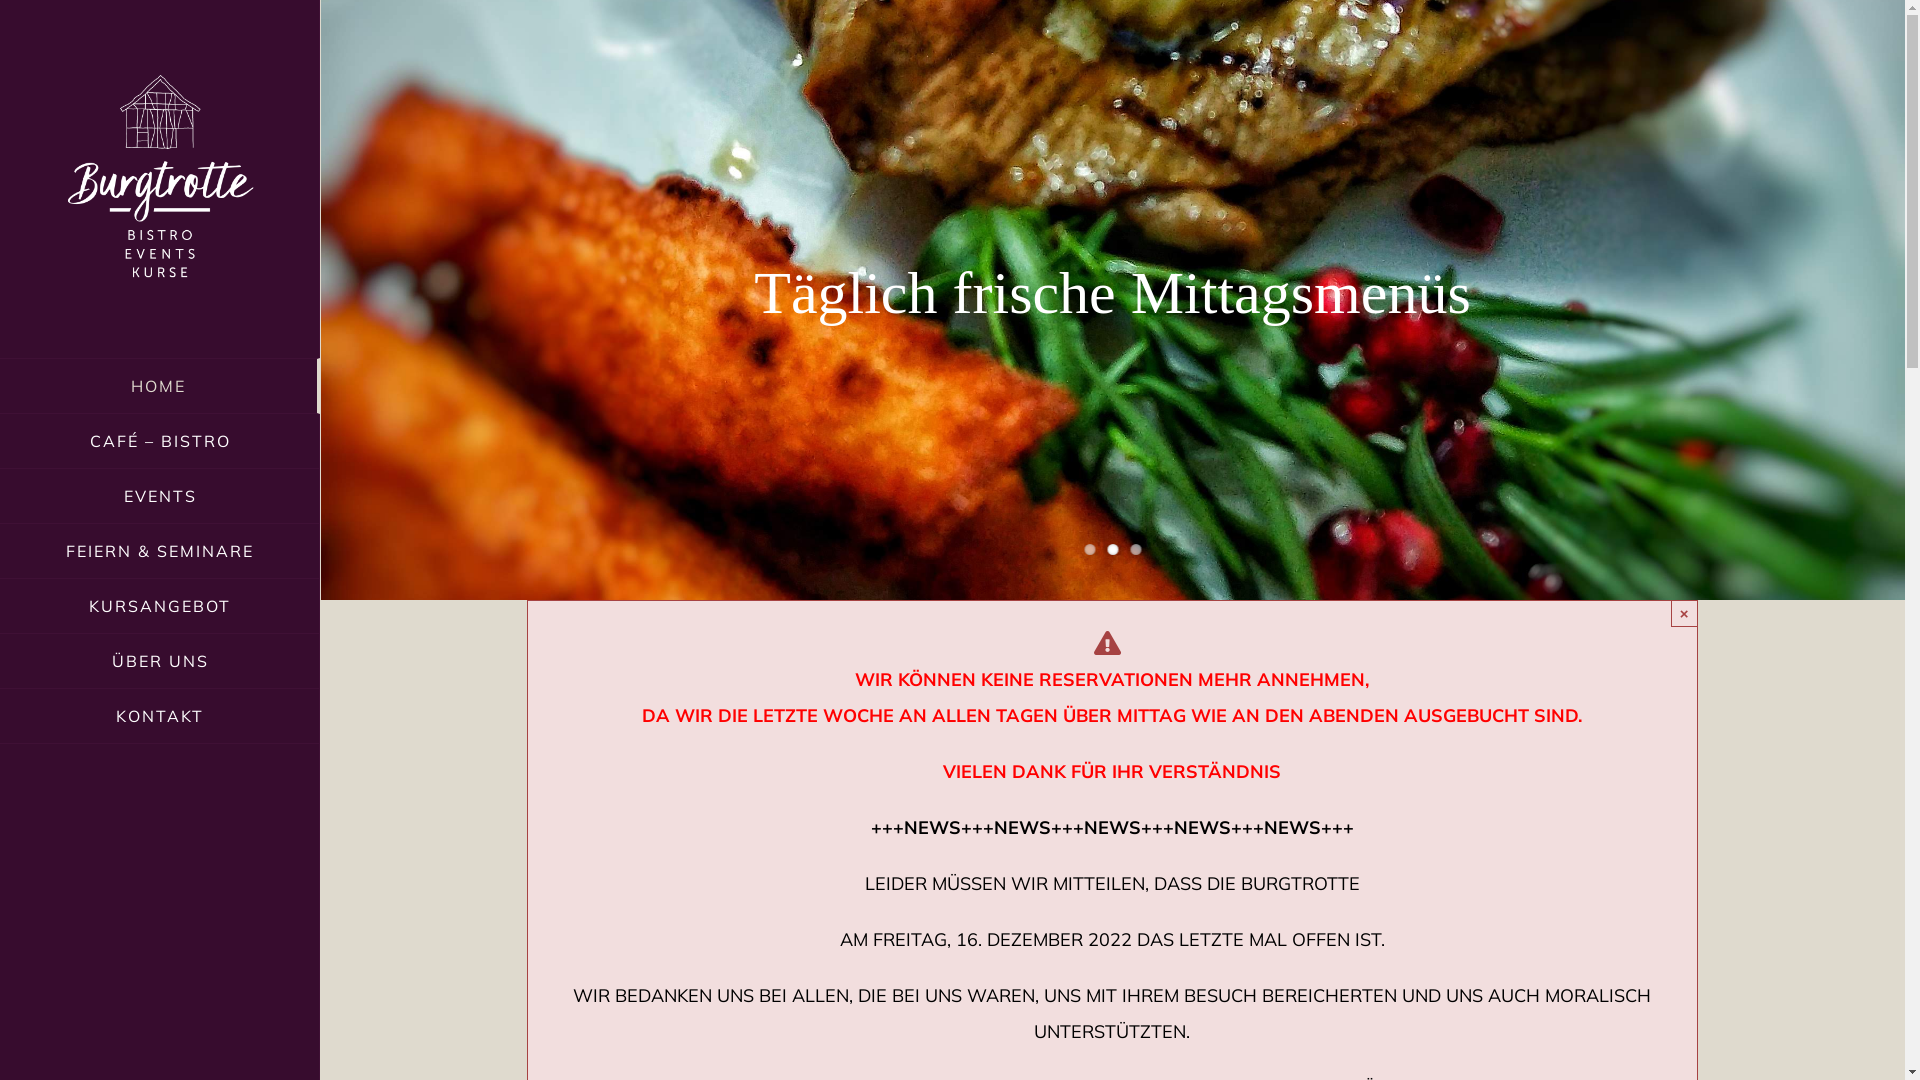  What do you see at coordinates (158, 605) in the screenshot?
I see `'KURSANGEBOT'` at bounding box center [158, 605].